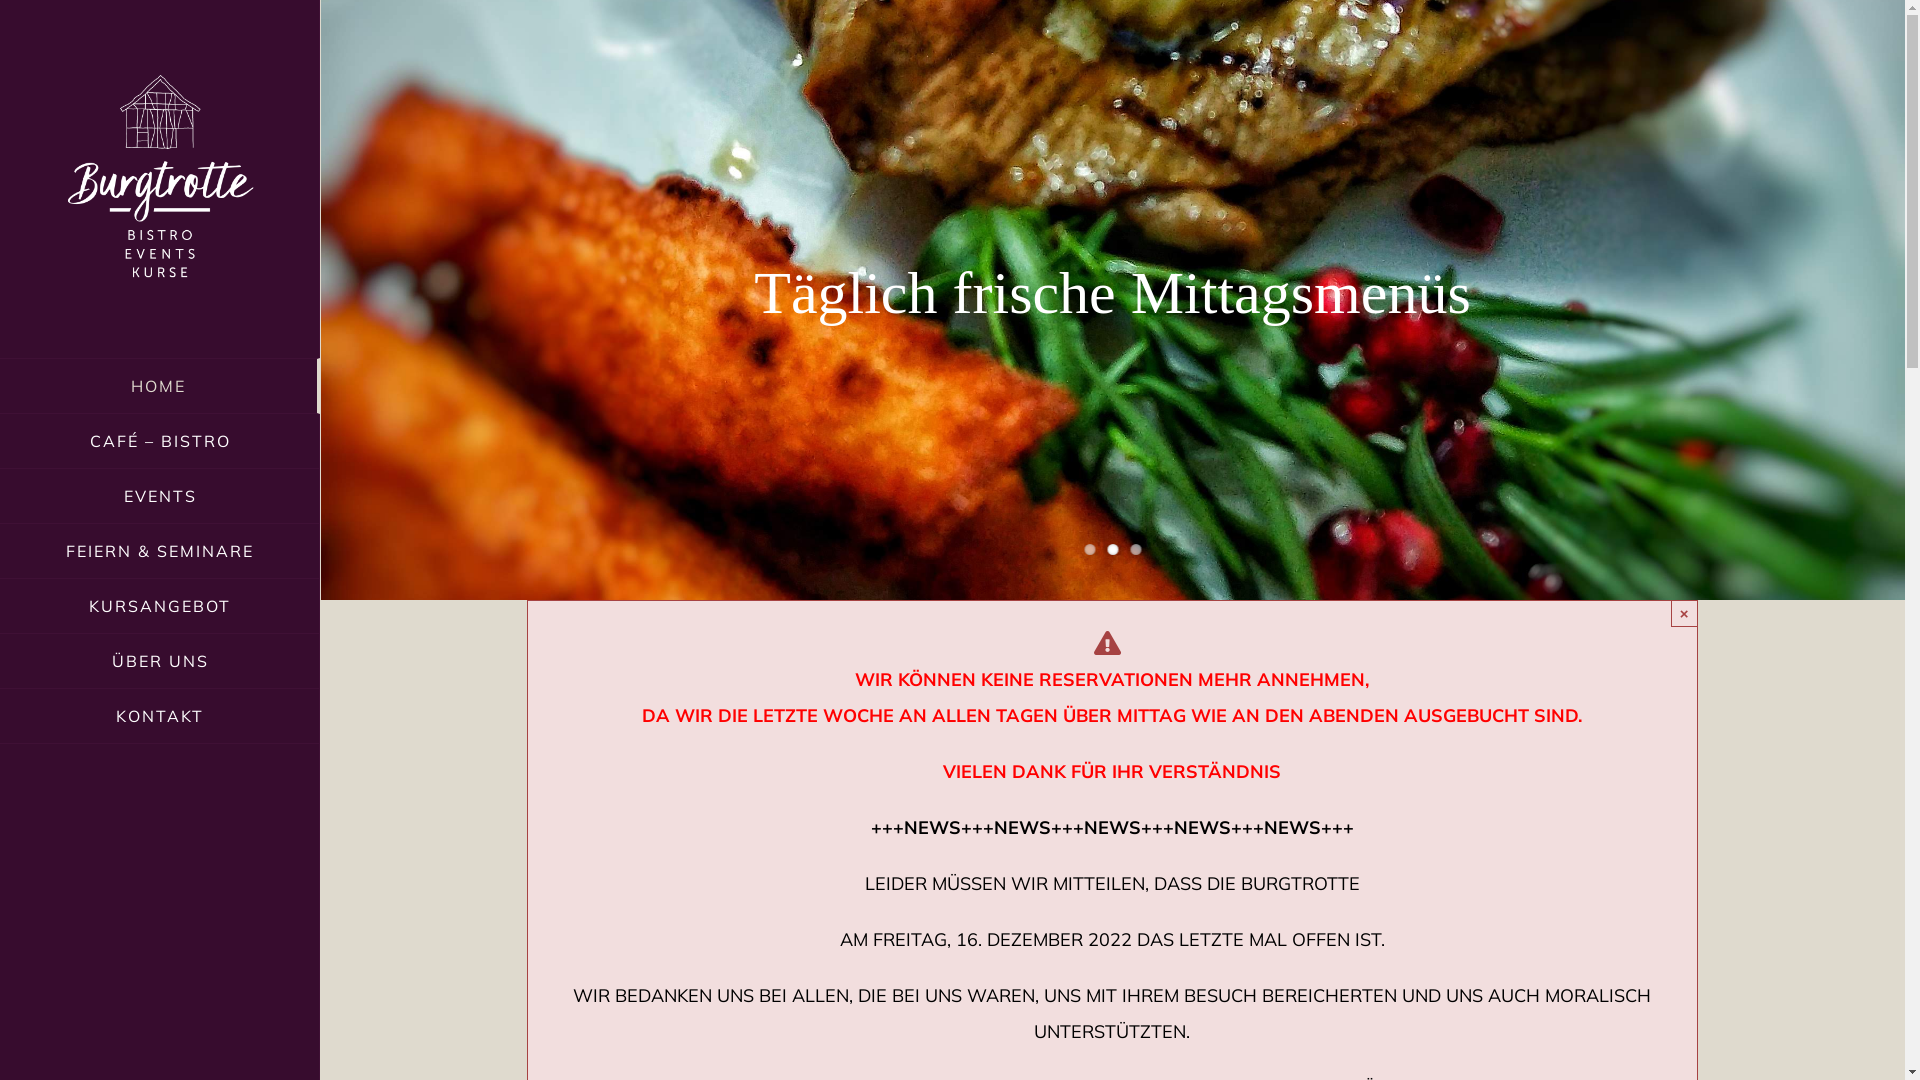  What do you see at coordinates (158, 605) in the screenshot?
I see `'KURSANGEBOT'` at bounding box center [158, 605].